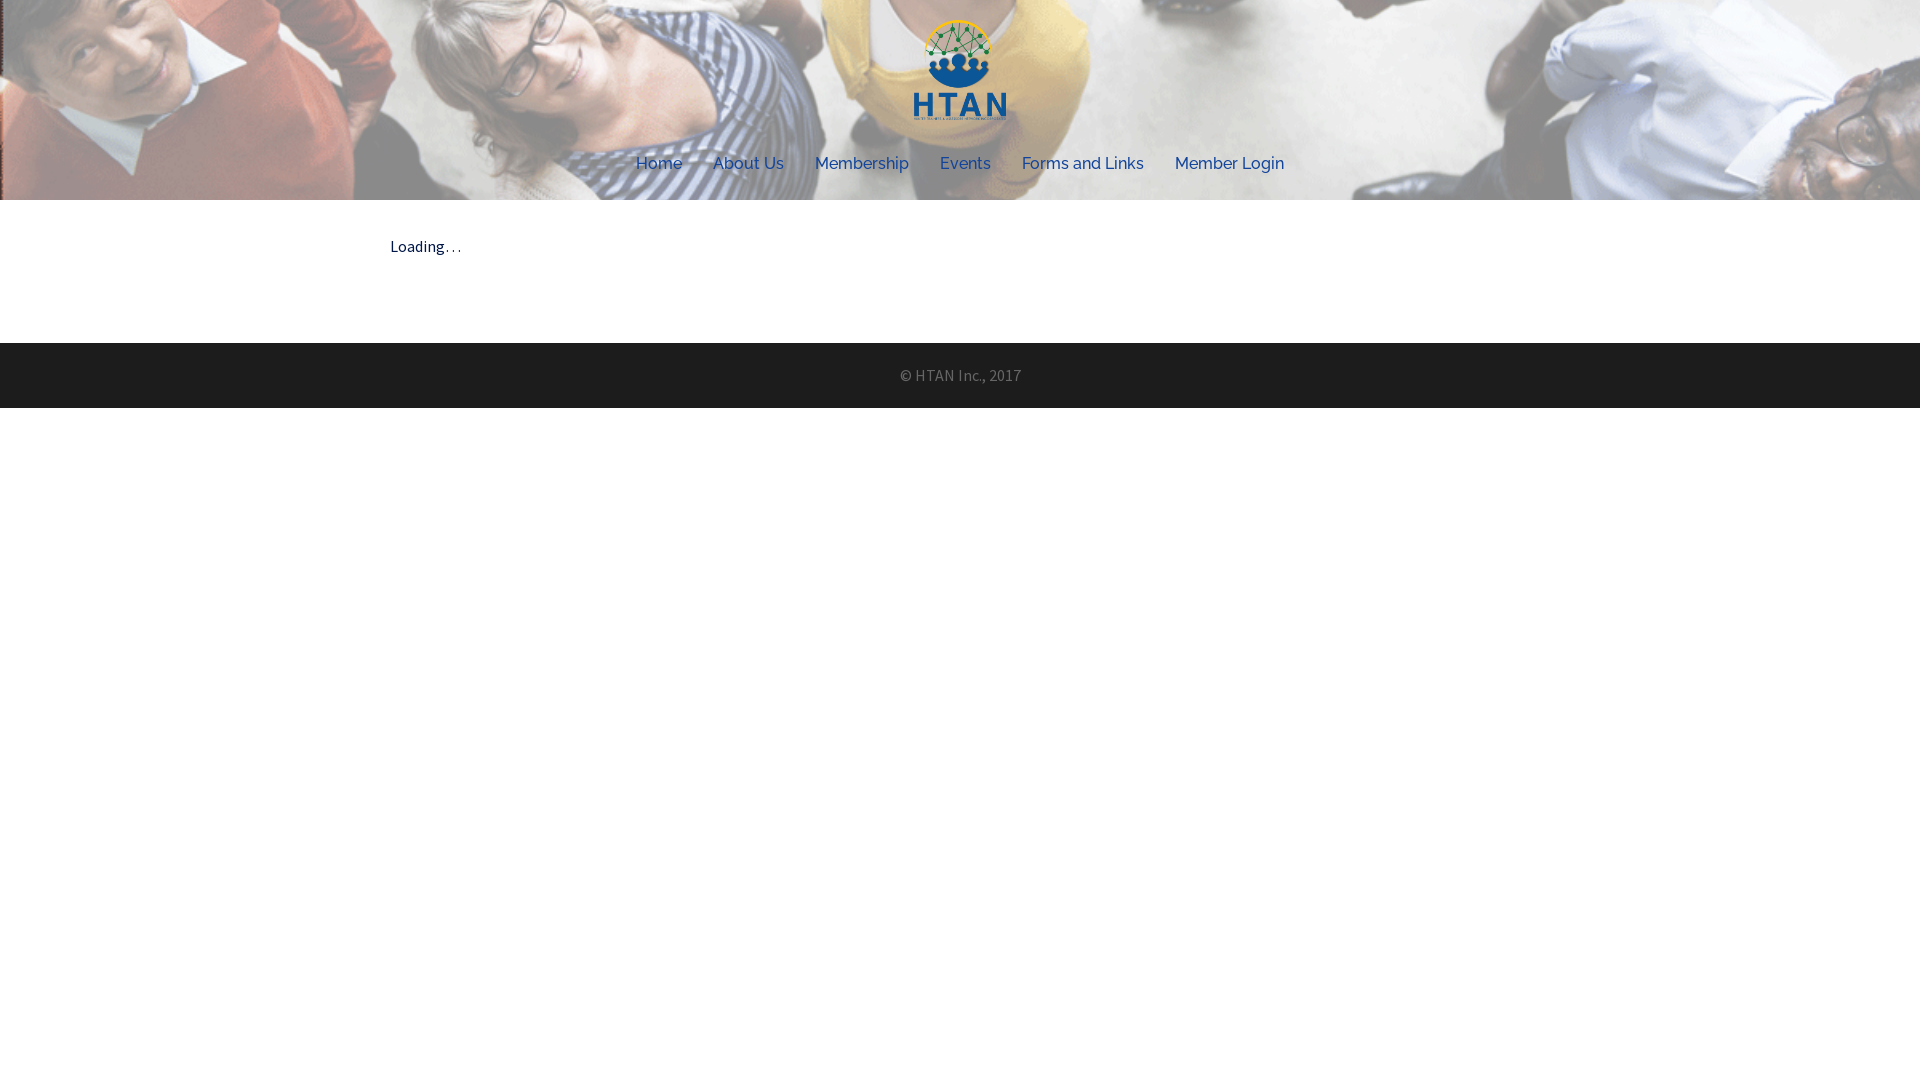  I want to click on 'Membership', so click(862, 162).